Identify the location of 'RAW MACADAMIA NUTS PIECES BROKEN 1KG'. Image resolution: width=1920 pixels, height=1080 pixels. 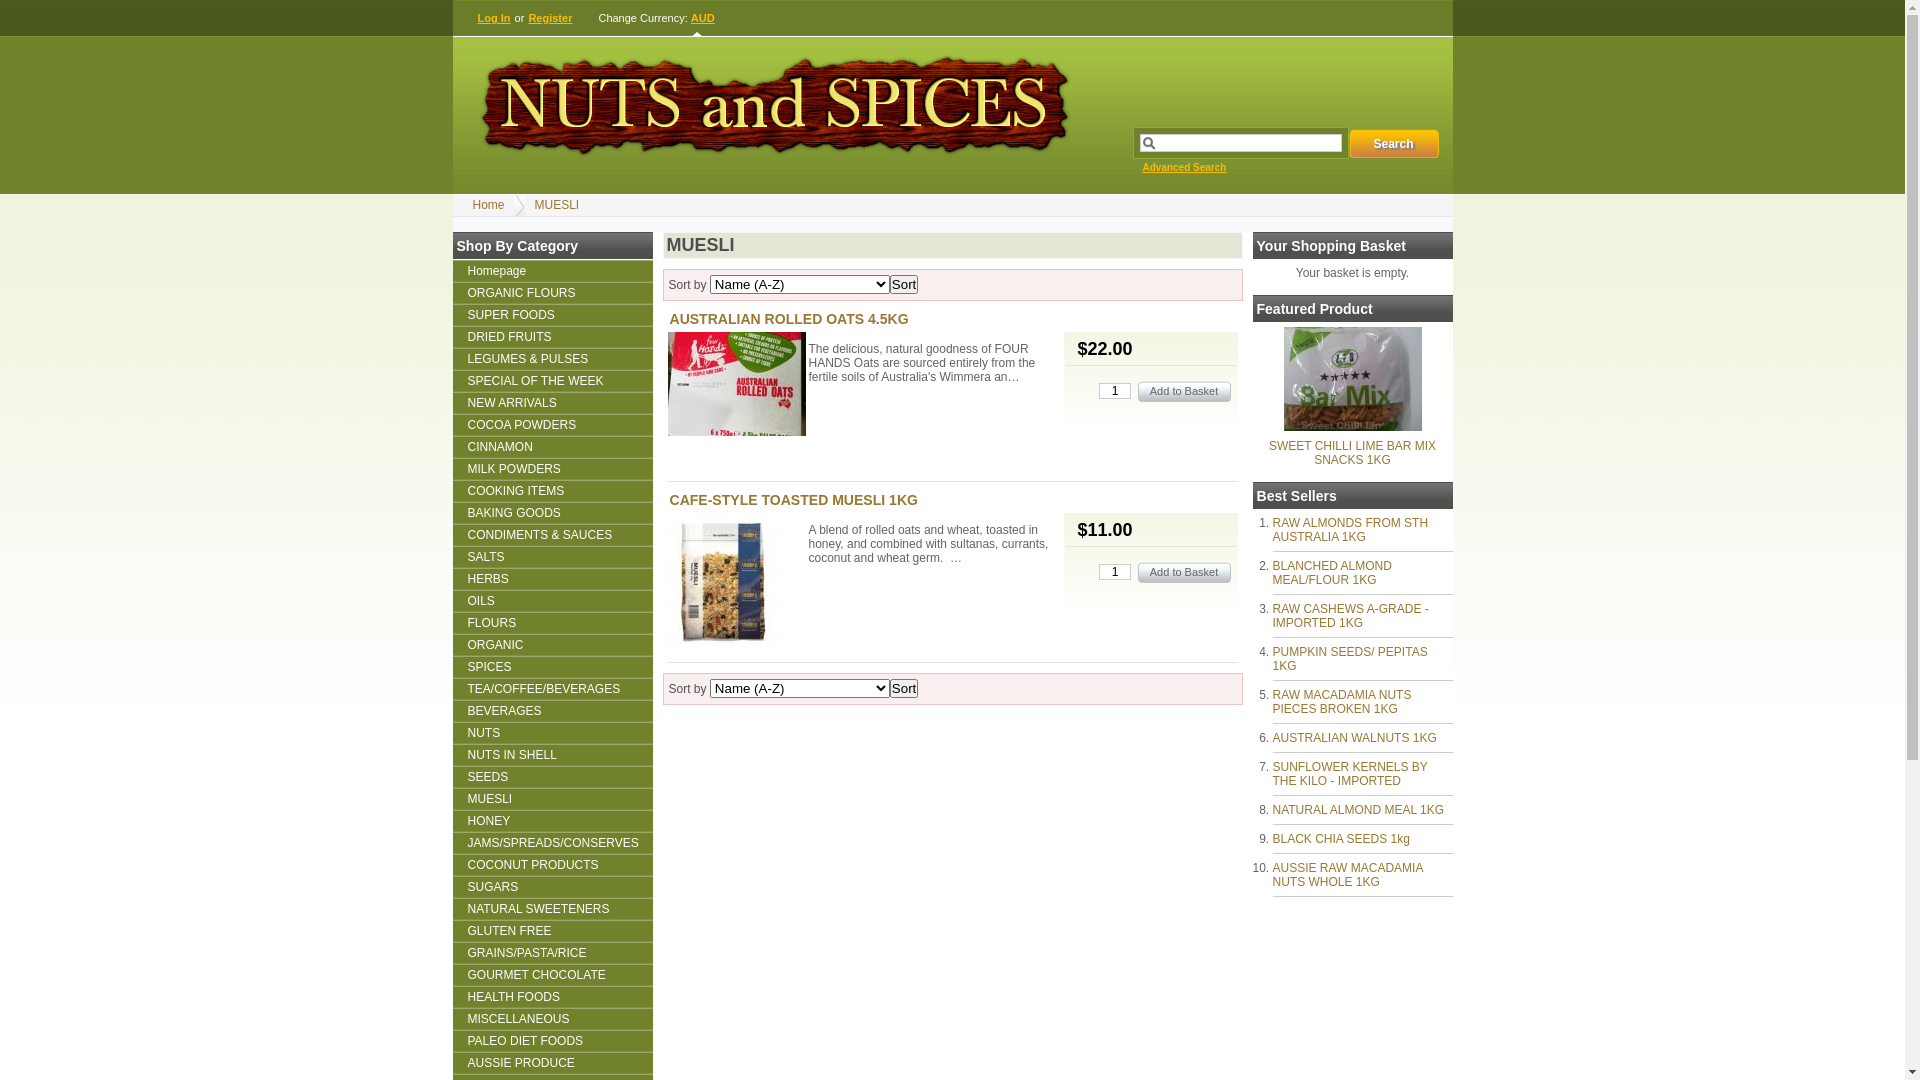
(1341, 701).